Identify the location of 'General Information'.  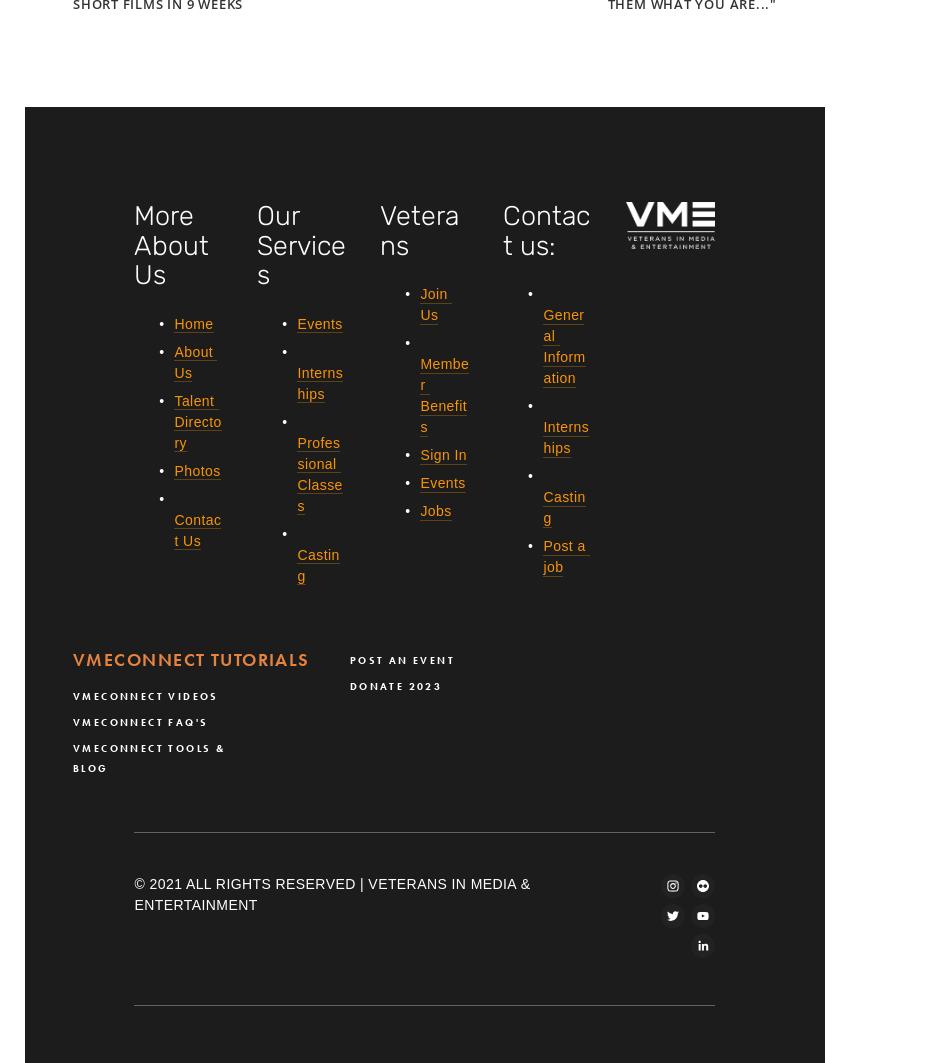
(563, 345).